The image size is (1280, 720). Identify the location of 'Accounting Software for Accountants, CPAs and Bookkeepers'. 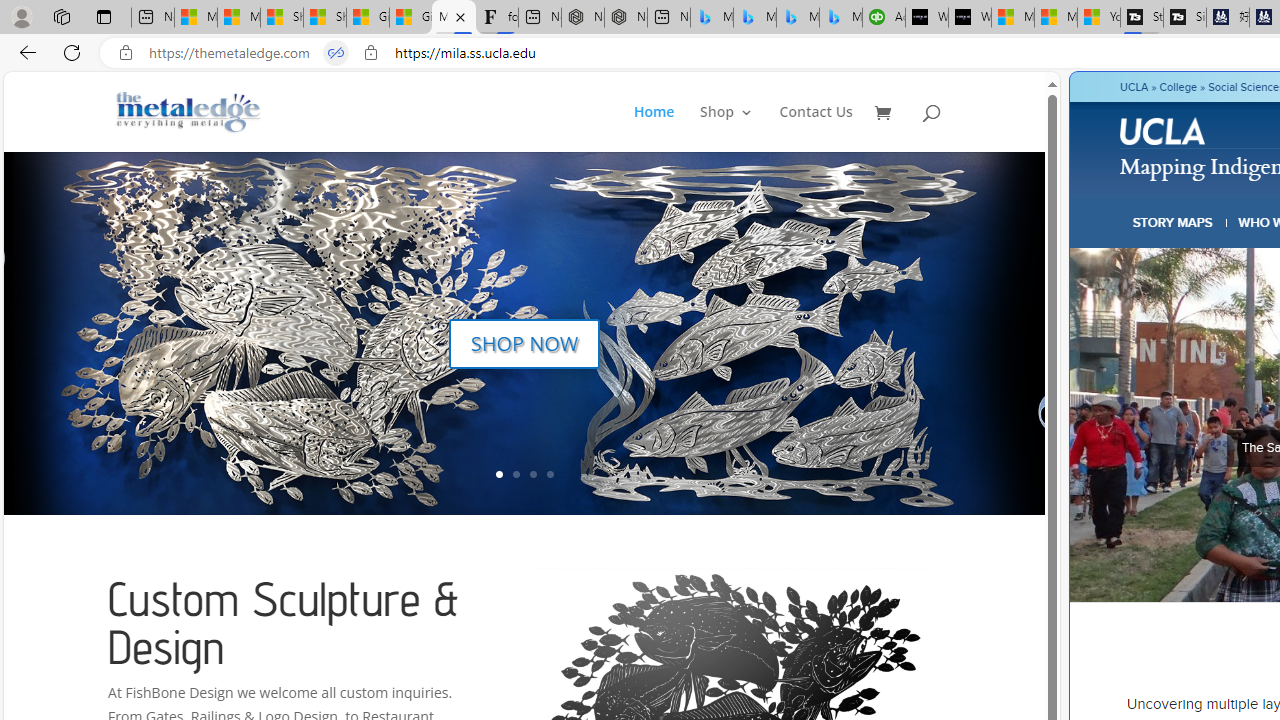
(882, 17).